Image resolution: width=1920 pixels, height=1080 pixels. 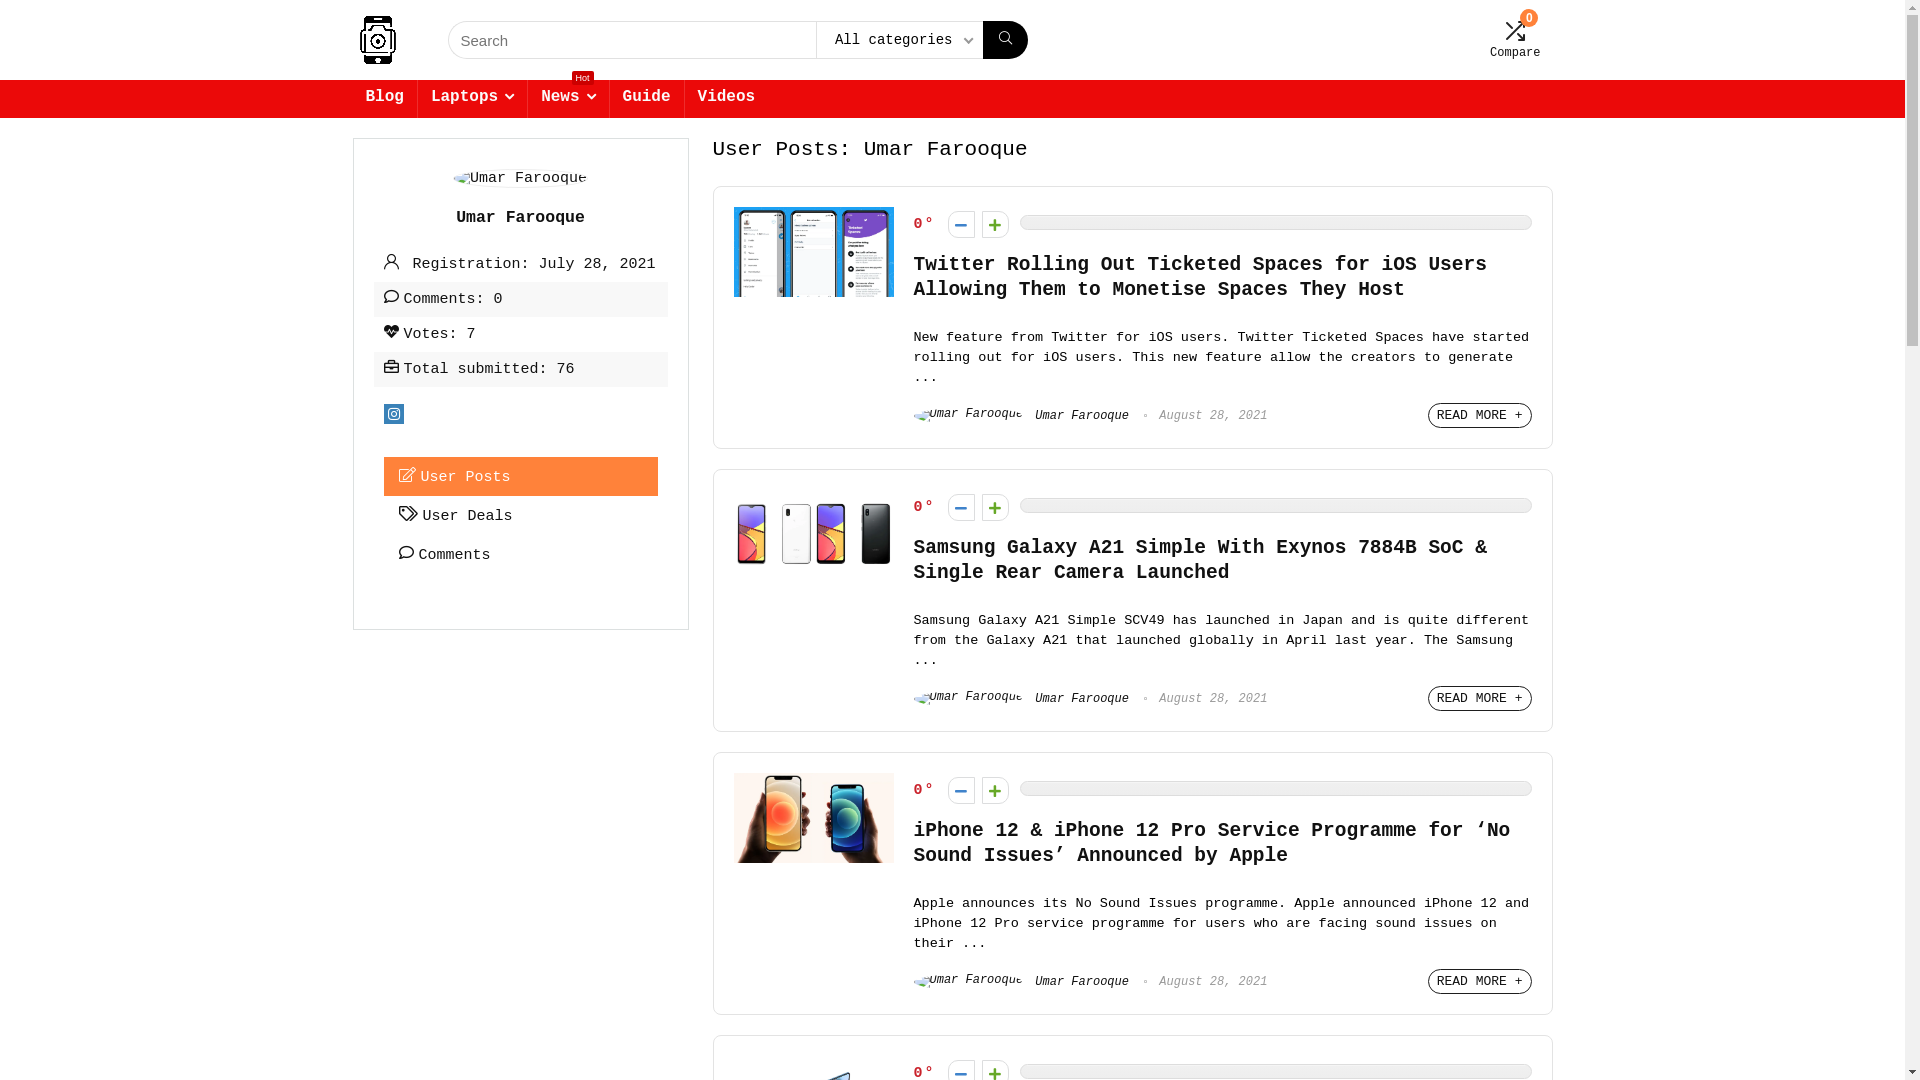 What do you see at coordinates (521, 554) in the screenshot?
I see `'Comments'` at bounding box center [521, 554].